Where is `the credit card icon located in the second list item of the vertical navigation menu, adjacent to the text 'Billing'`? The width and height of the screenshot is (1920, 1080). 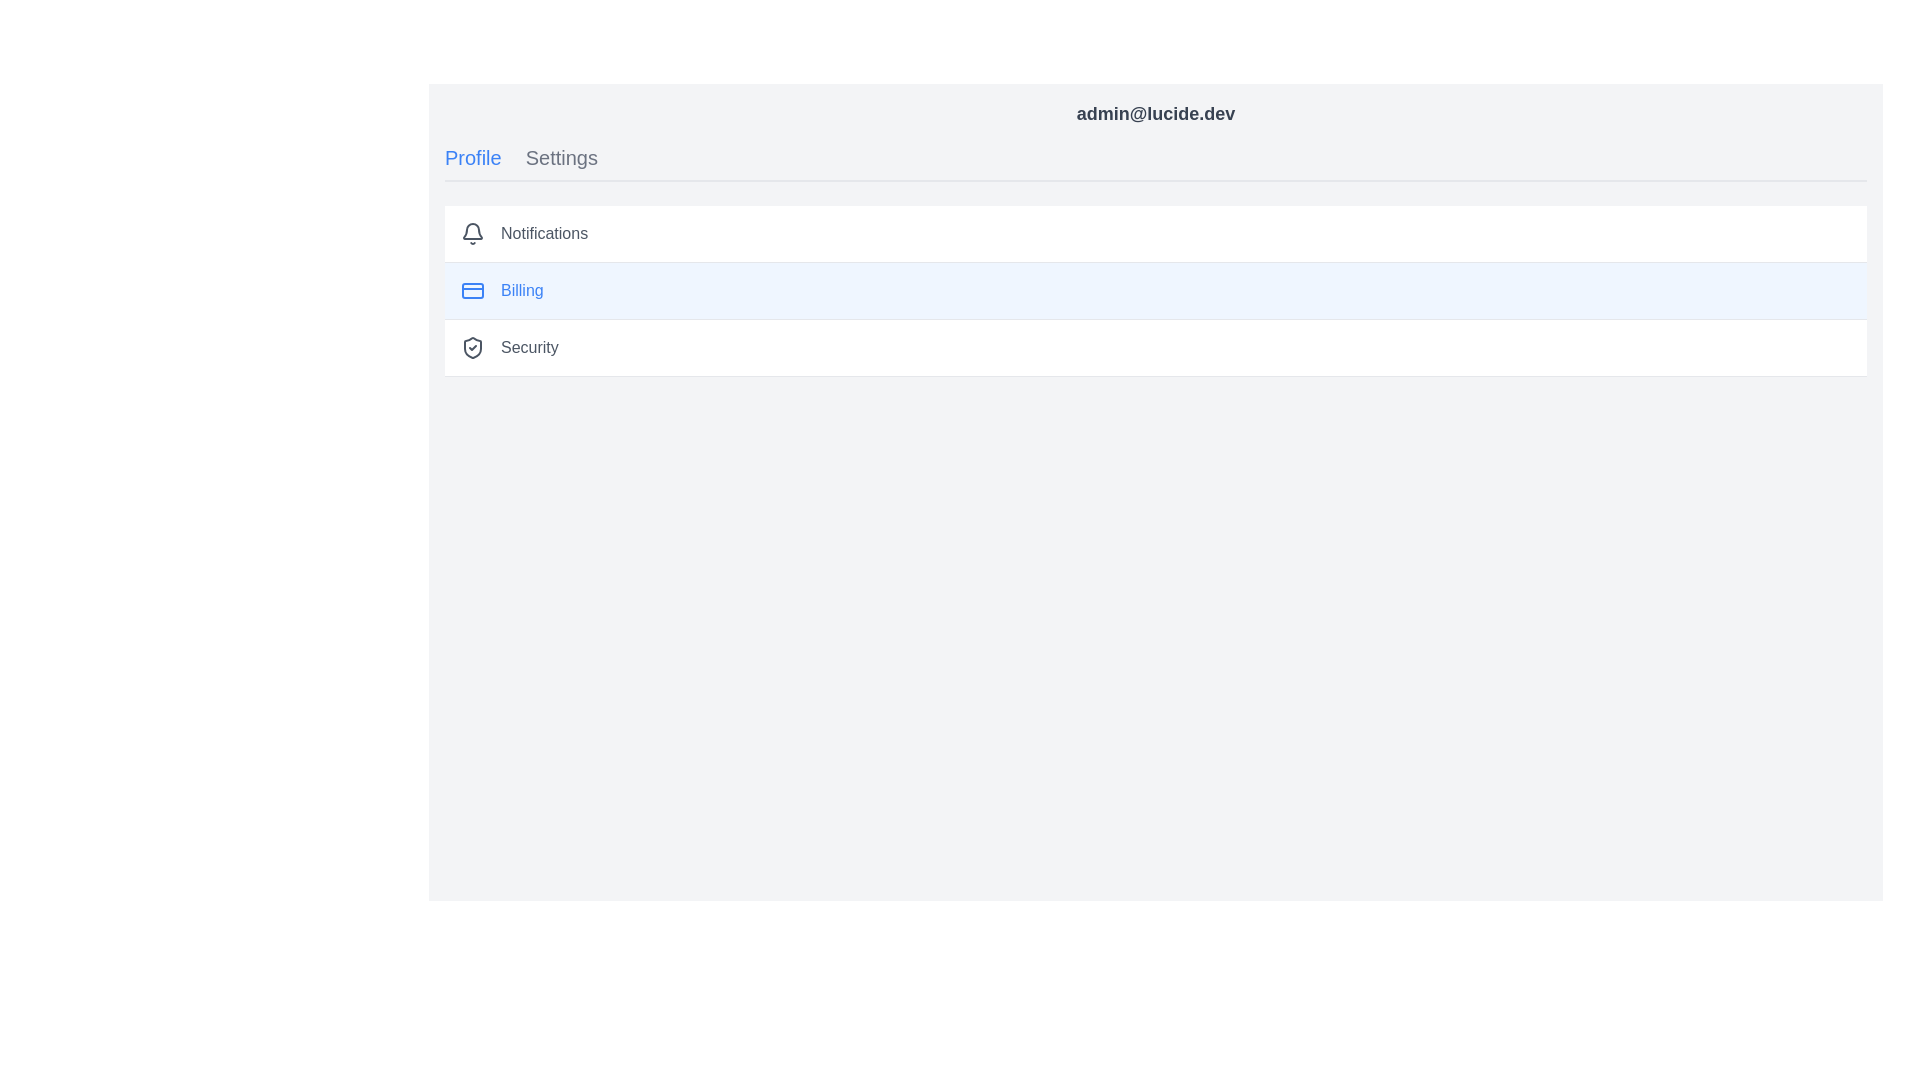
the credit card icon located in the second list item of the vertical navigation menu, adjacent to the text 'Billing' is located at coordinates (472, 290).